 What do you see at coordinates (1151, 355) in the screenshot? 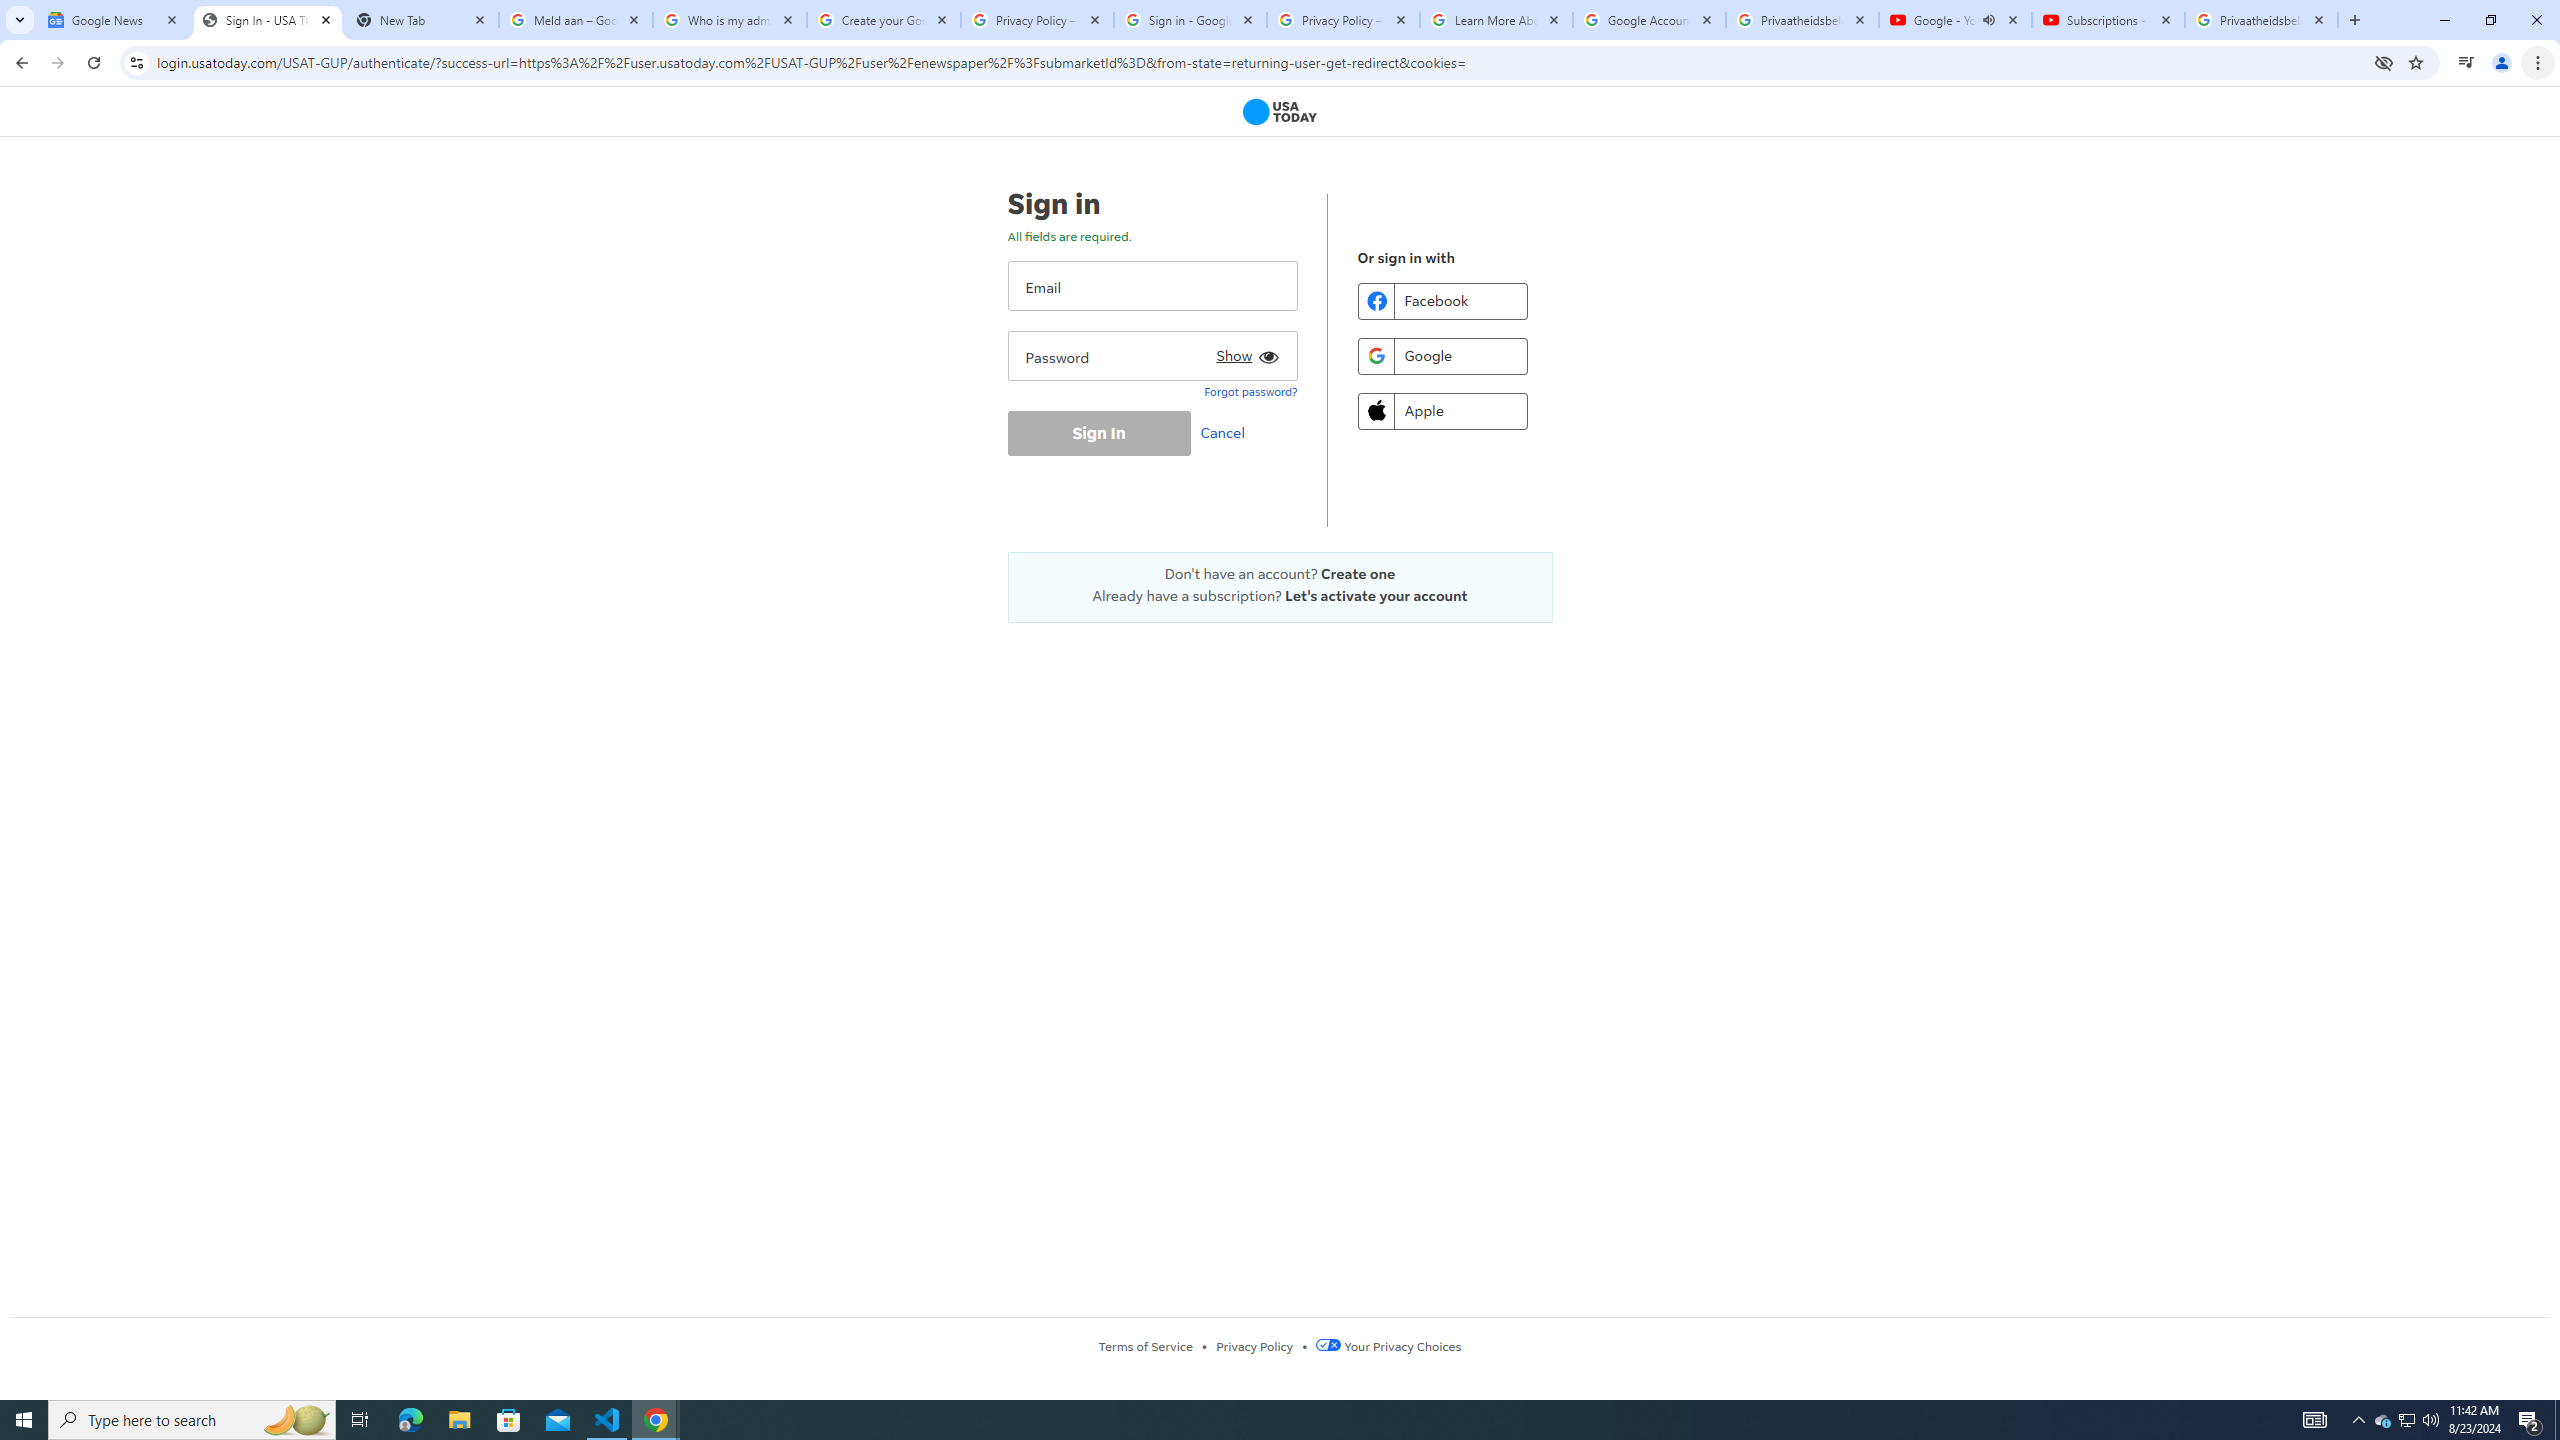
I see `'Enter Password'` at bounding box center [1151, 355].